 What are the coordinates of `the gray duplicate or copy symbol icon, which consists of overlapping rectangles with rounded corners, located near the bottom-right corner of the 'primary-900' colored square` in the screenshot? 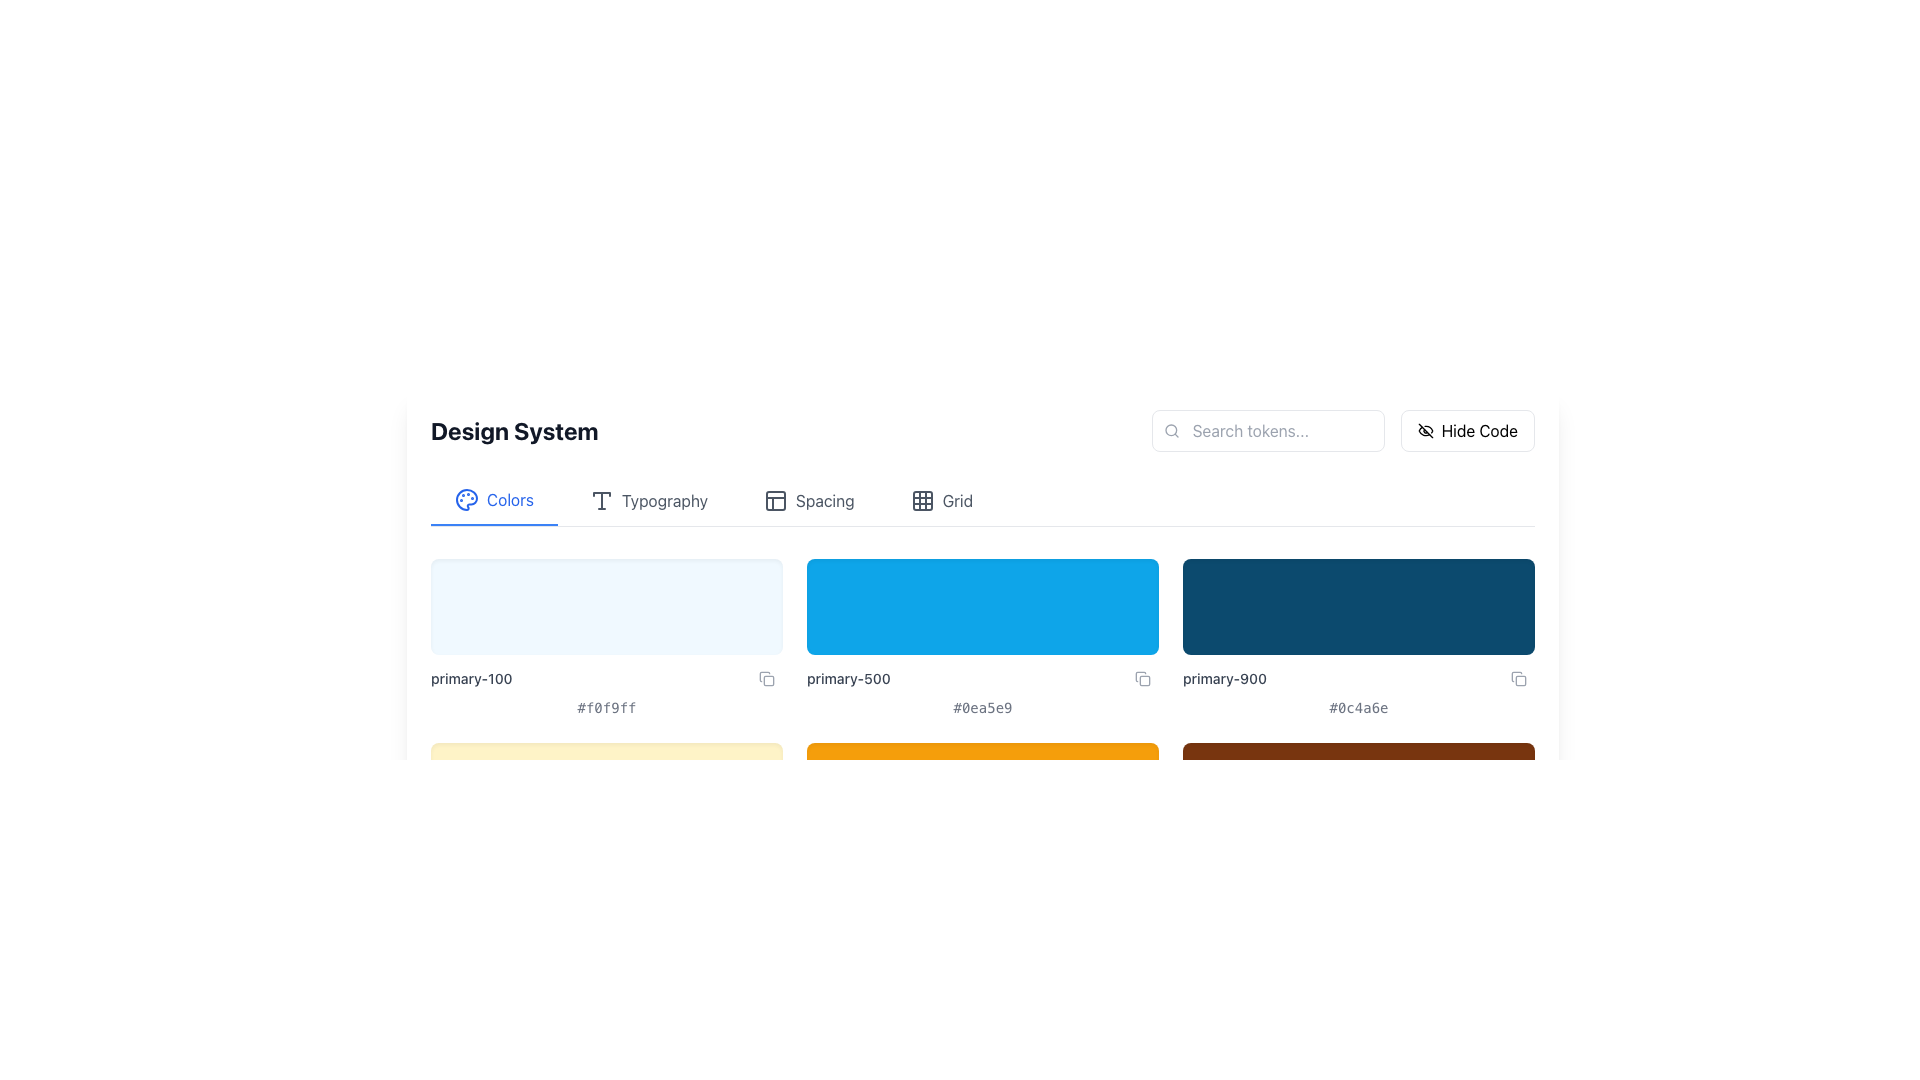 It's located at (1518, 677).